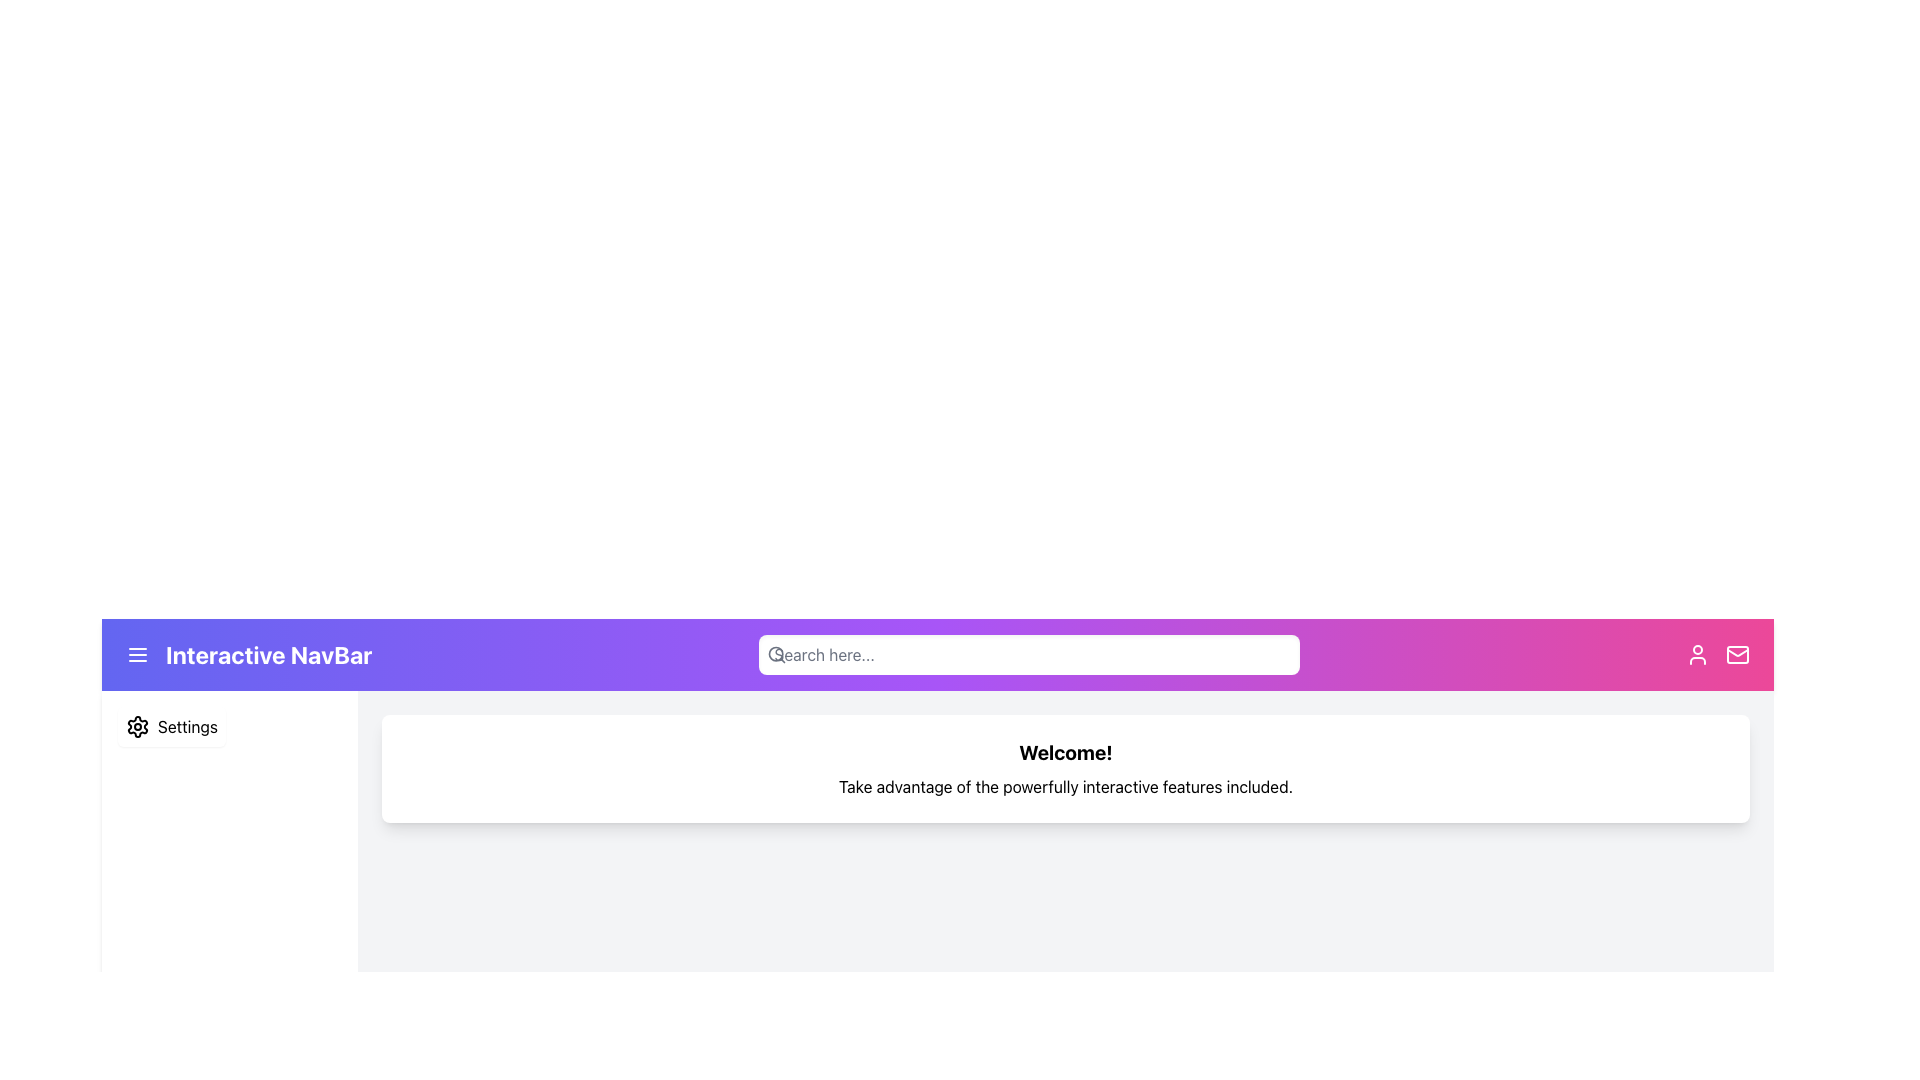 This screenshot has height=1080, width=1920. What do you see at coordinates (172, 726) in the screenshot?
I see `the 'Settings' button, which is a horizontally-aligned rectangular button with a gear icon, located below the purple navigation bar labeled 'Interactive NavBar'` at bounding box center [172, 726].